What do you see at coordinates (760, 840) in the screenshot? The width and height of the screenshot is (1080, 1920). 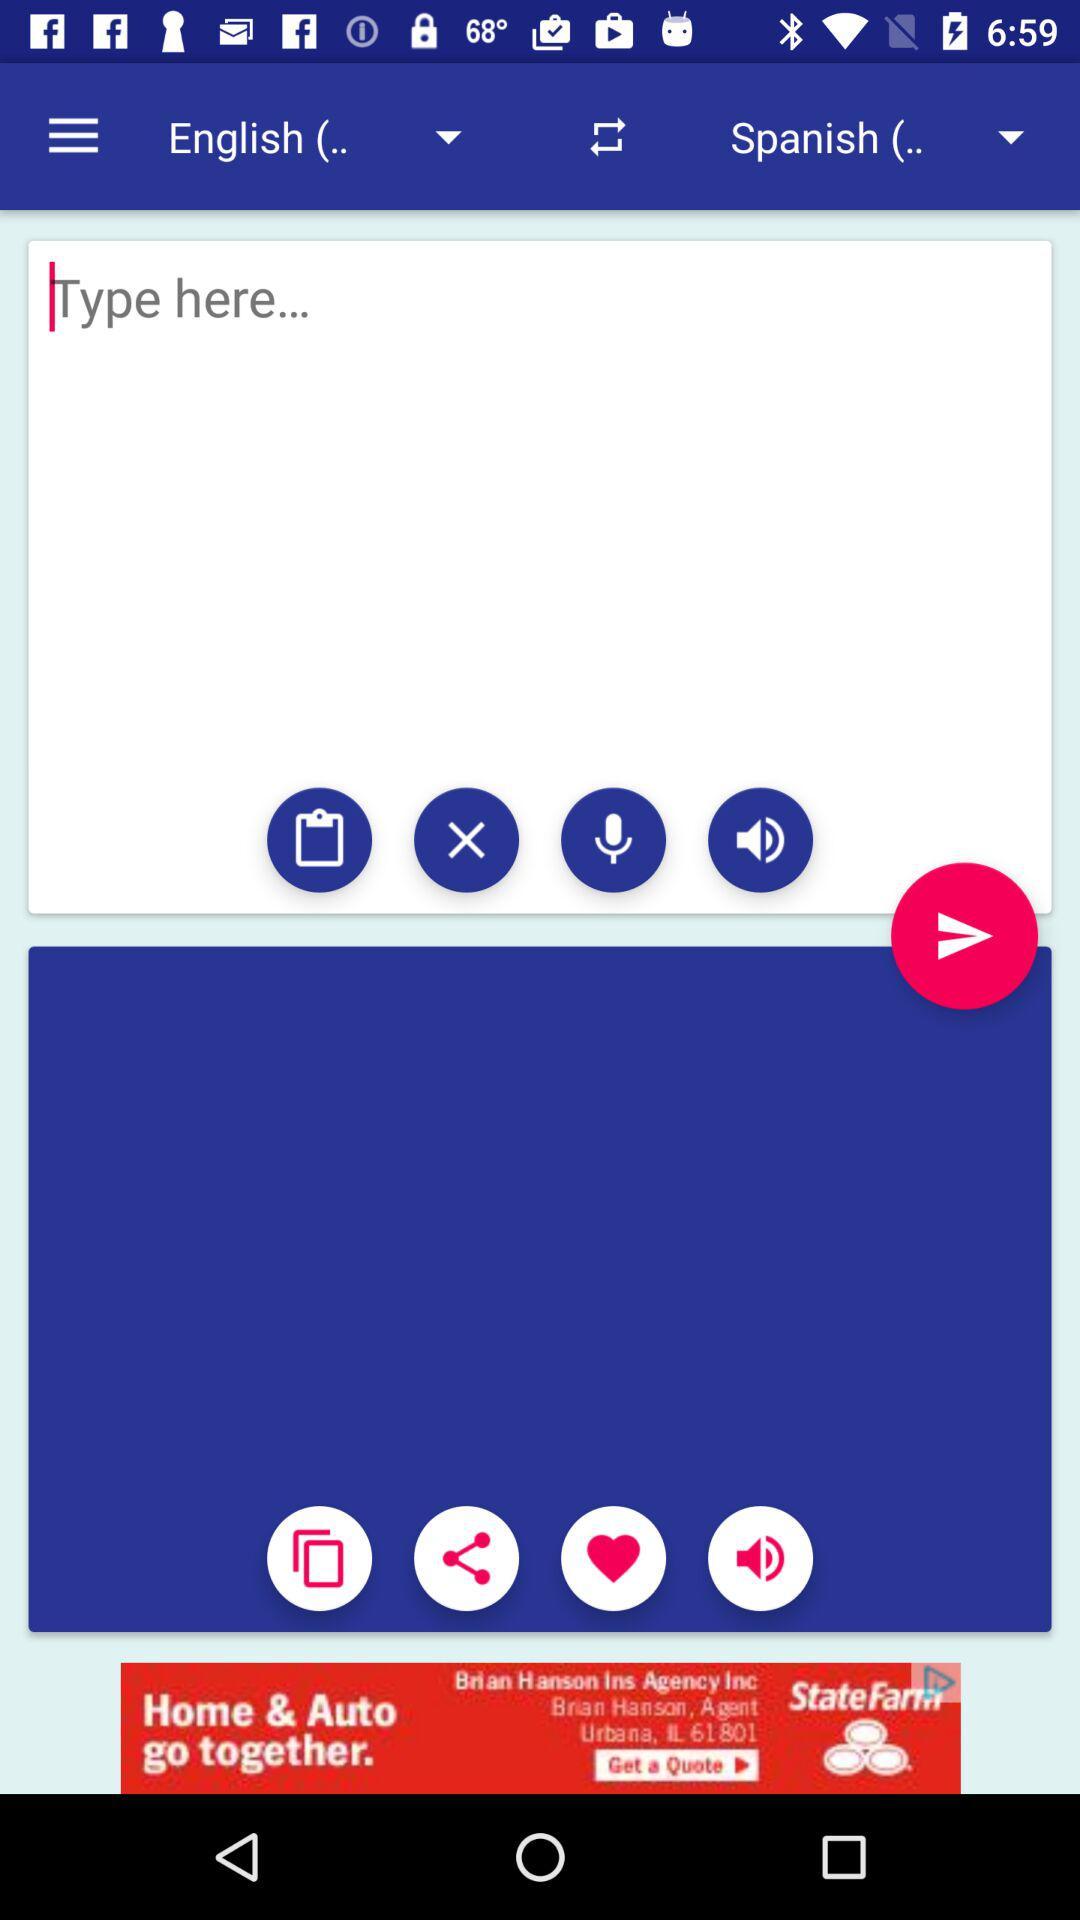 I see `sound` at bounding box center [760, 840].